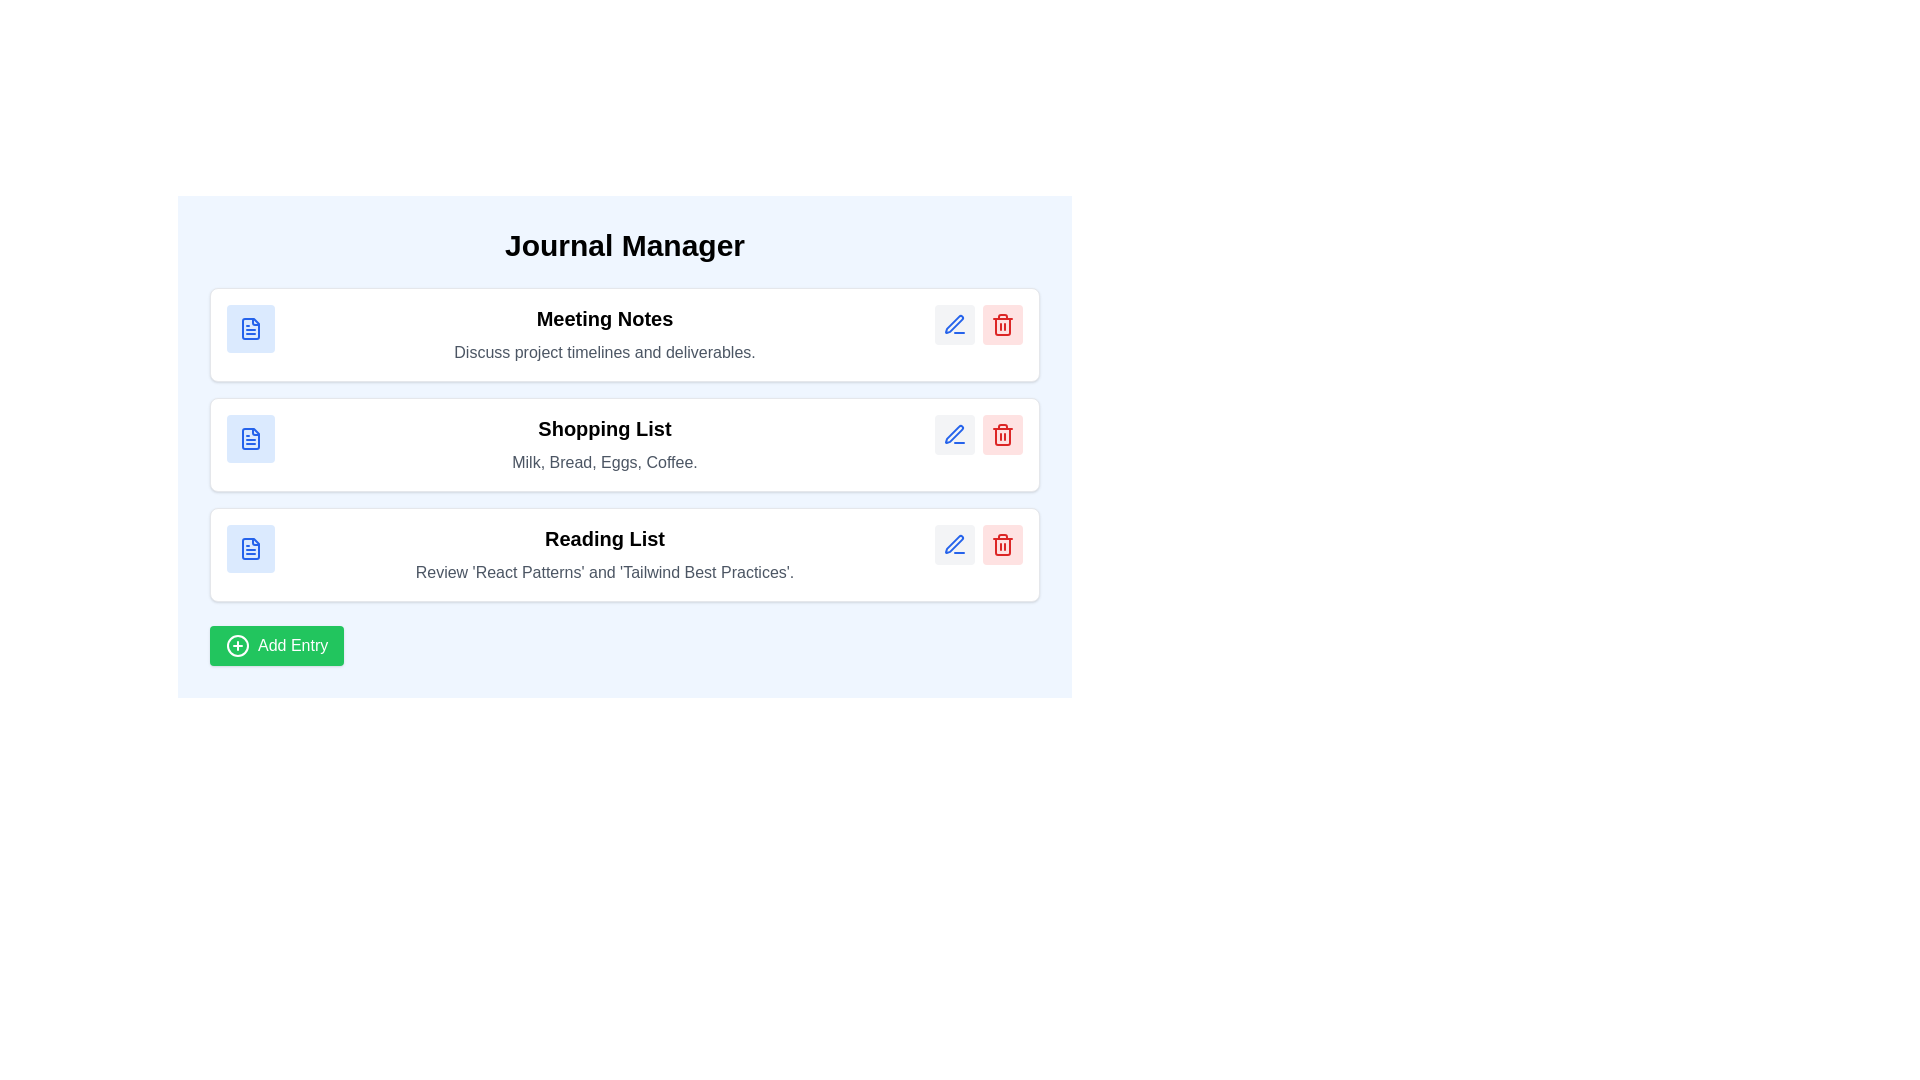 Image resolution: width=1920 pixels, height=1080 pixels. What do you see at coordinates (953, 544) in the screenshot?
I see `the stylized pen icon located in the 'Edit' button section next to the 'Reading List' item in the interface list` at bounding box center [953, 544].